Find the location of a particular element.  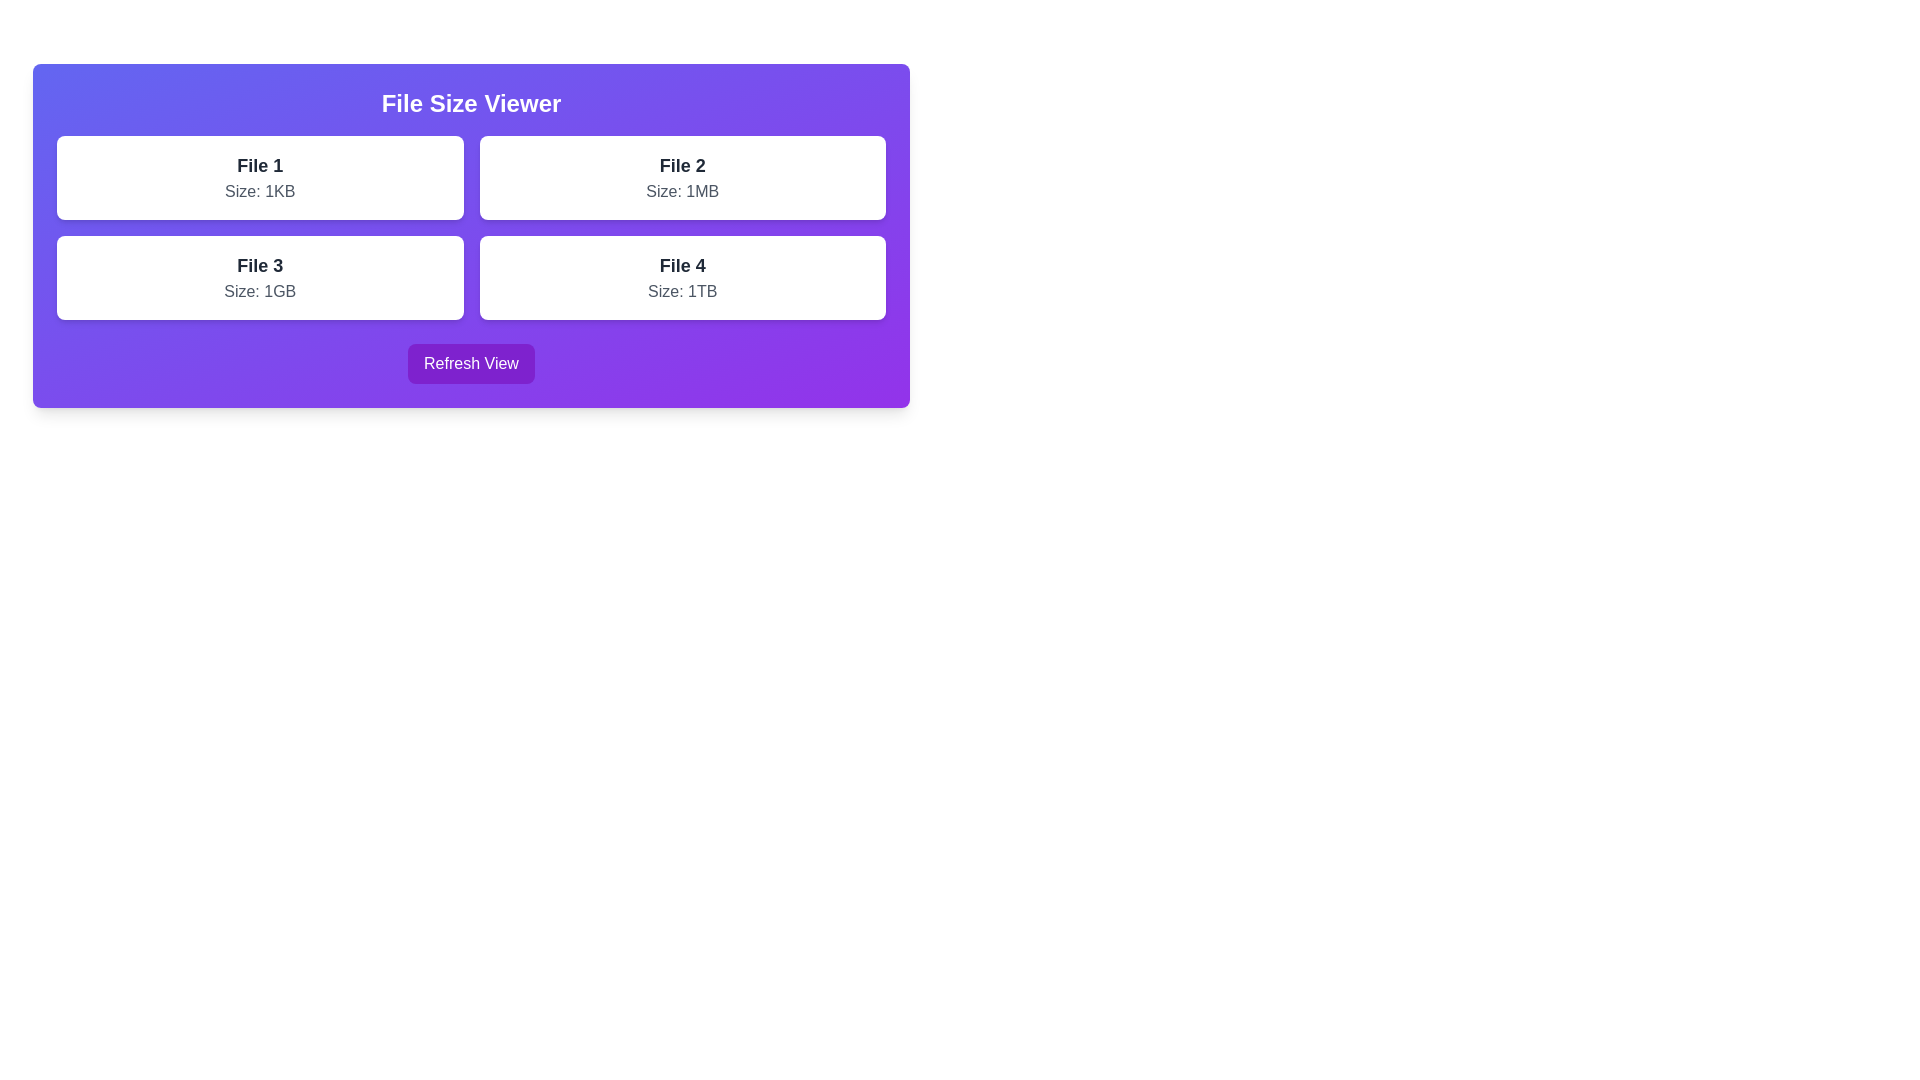

displayed information from the Information card featuring 'File 2' and 'Size: 1MB', located in the top-right corner of the grid layout is located at coordinates (682, 176).